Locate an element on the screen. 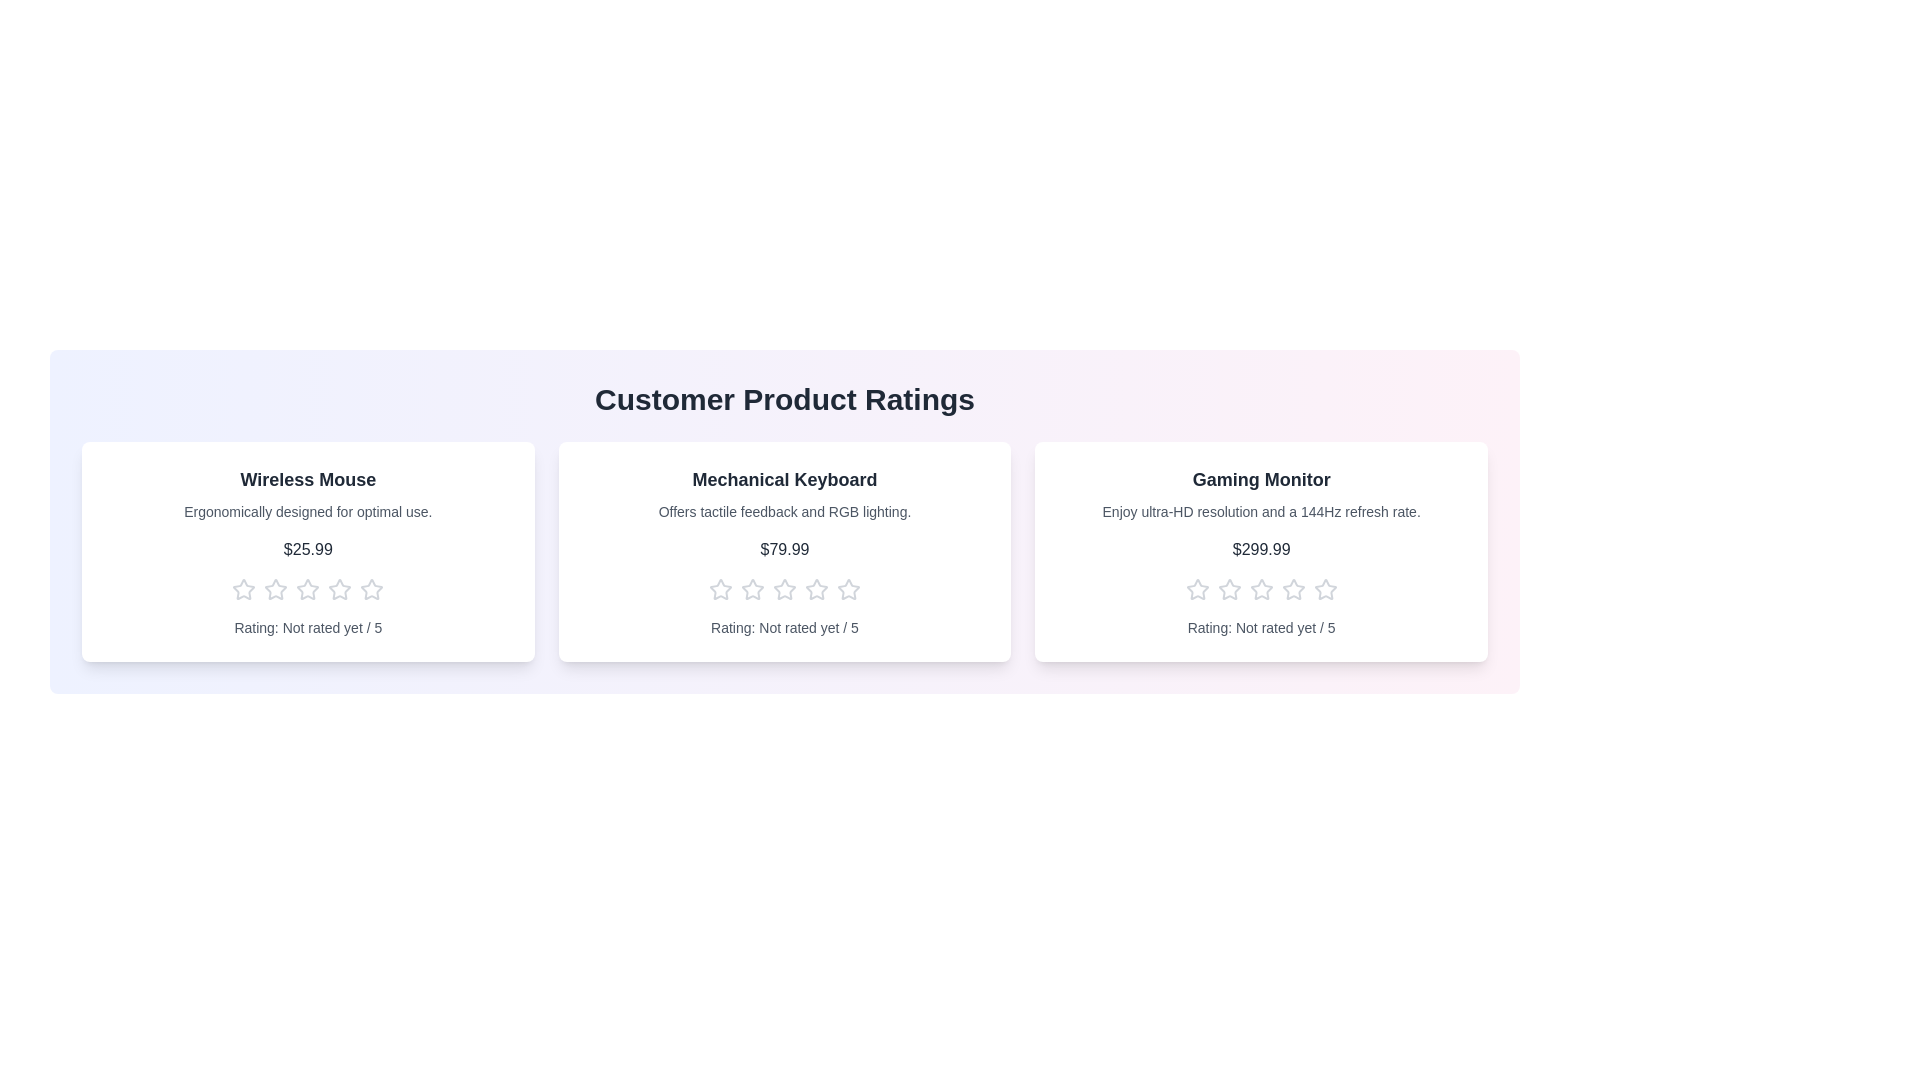 Image resolution: width=1920 pixels, height=1080 pixels. the star corresponding to the rating 4 for the product Wireless Mouse is located at coordinates (340, 589).